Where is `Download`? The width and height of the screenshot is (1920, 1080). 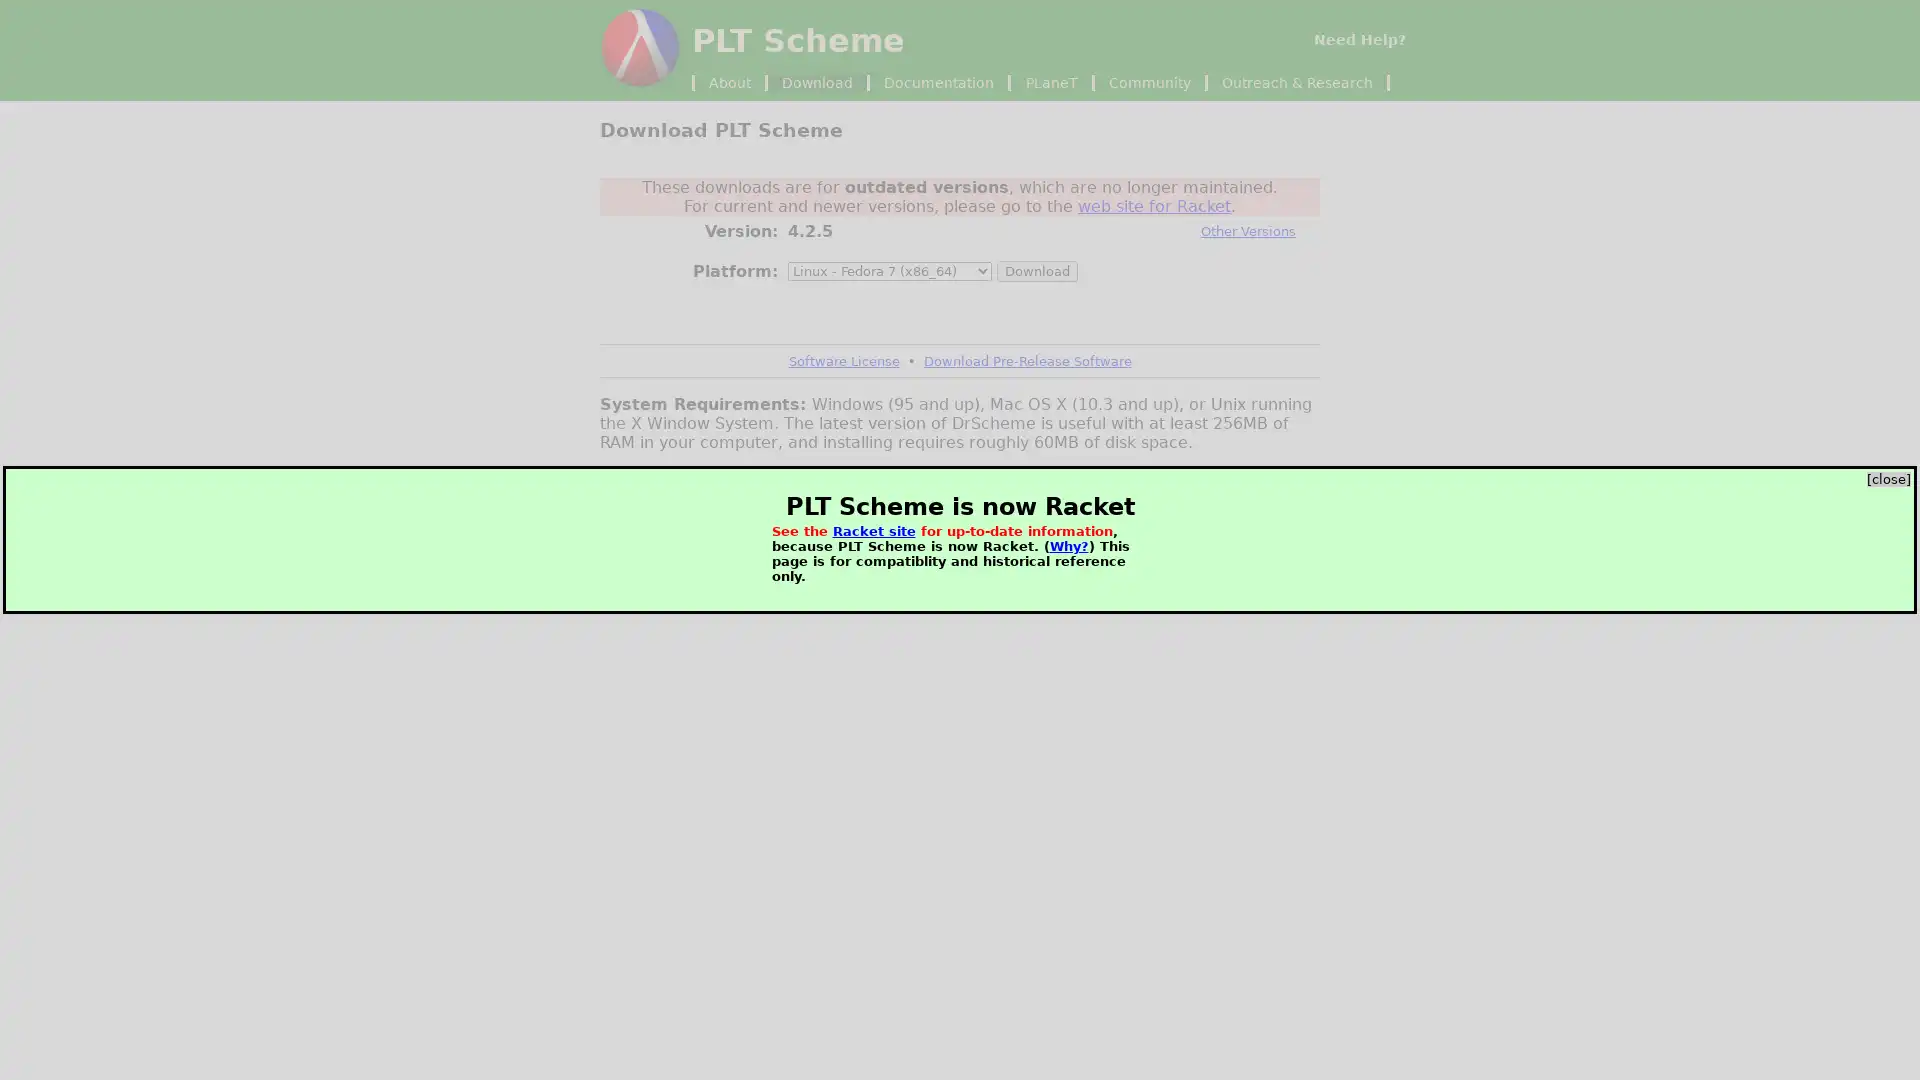 Download is located at coordinates (1036, 271).